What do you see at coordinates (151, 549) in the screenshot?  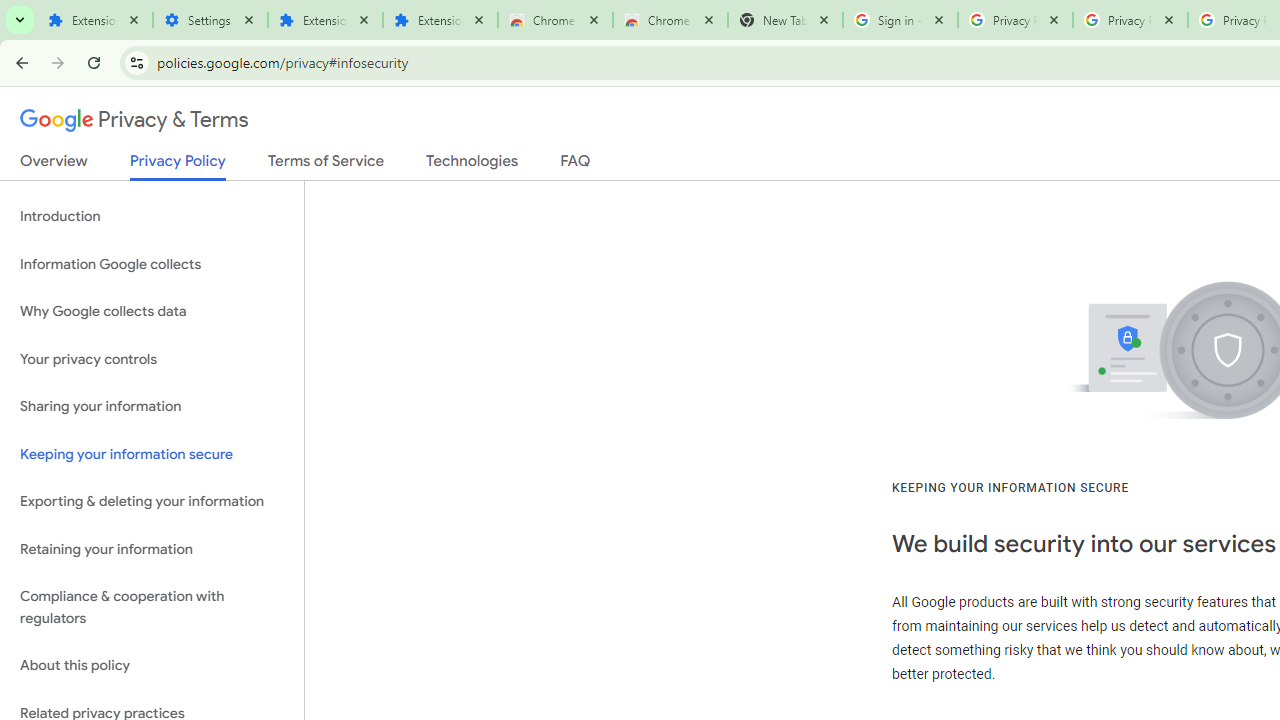 I see `'Retaining your information'` at bounding box center [151, 549].